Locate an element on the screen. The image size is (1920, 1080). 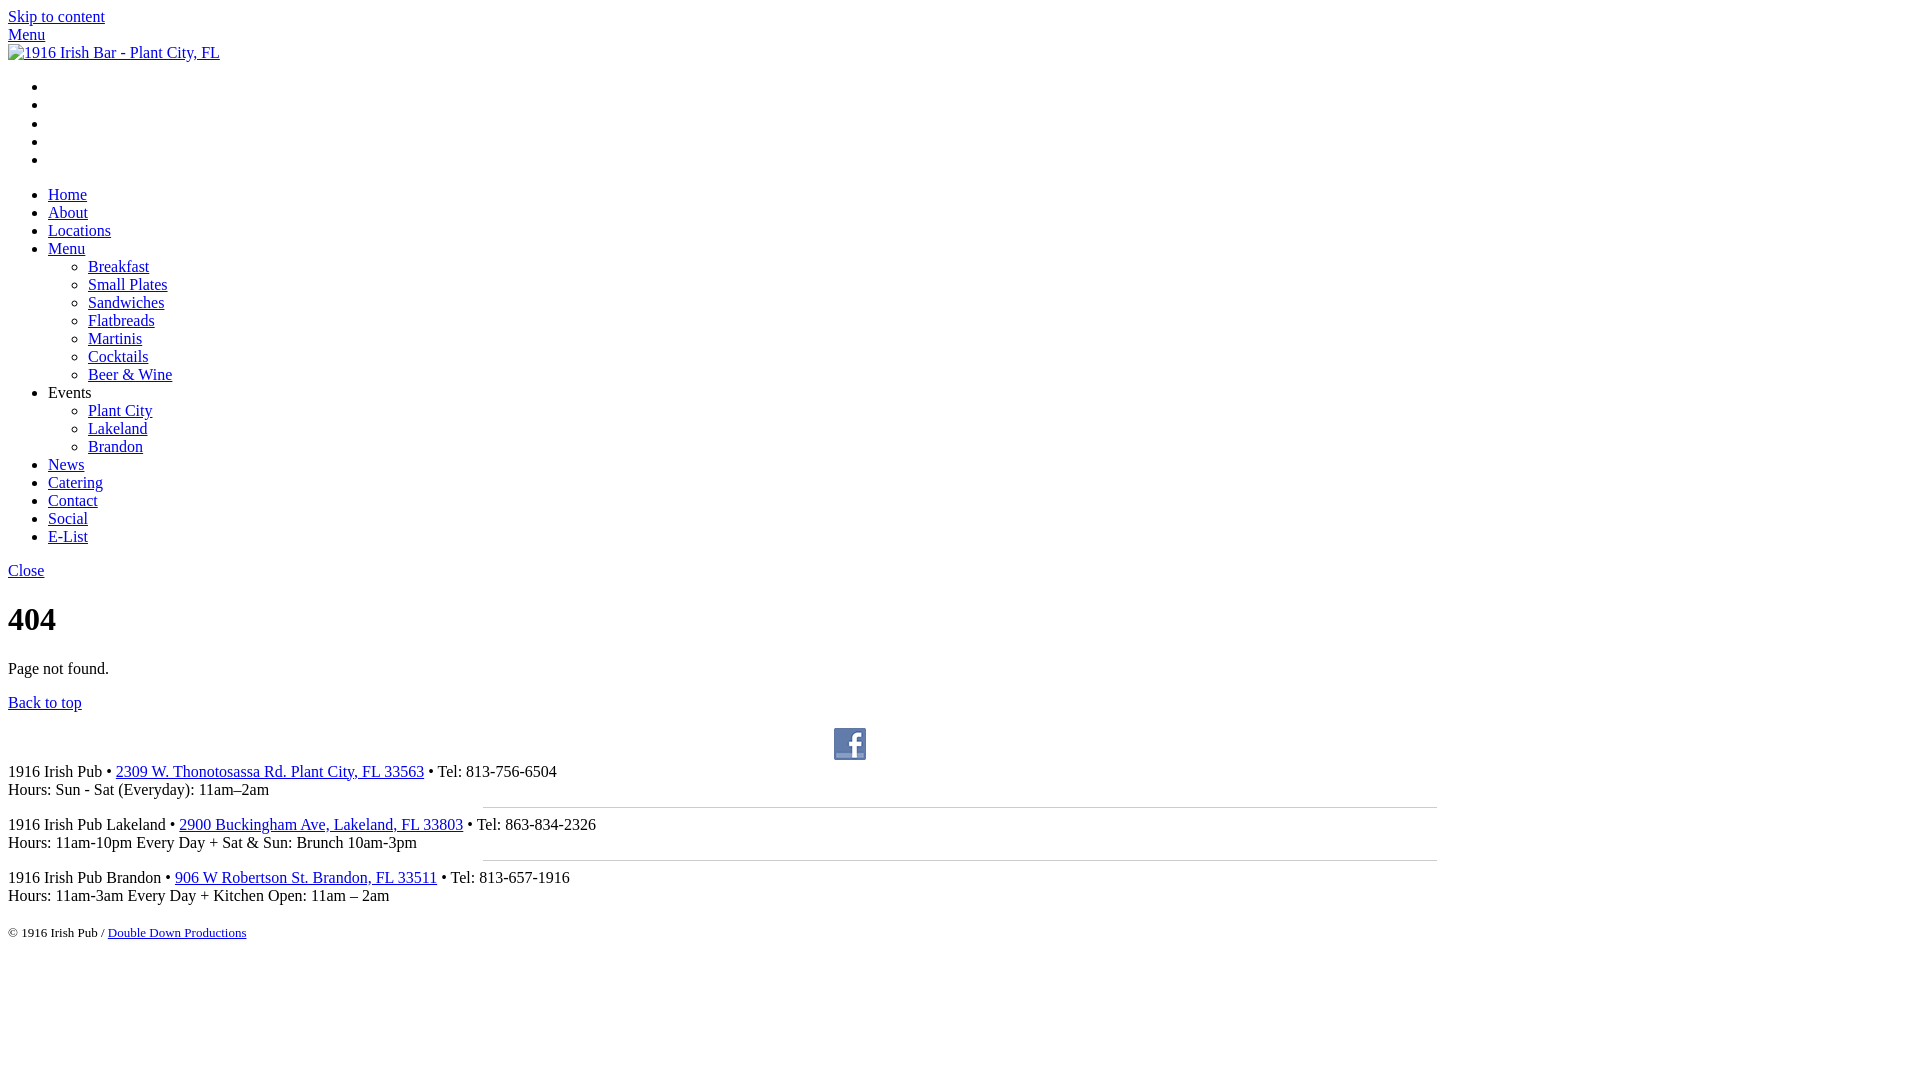
'Cocktails' is located at coordinates (117, 355).